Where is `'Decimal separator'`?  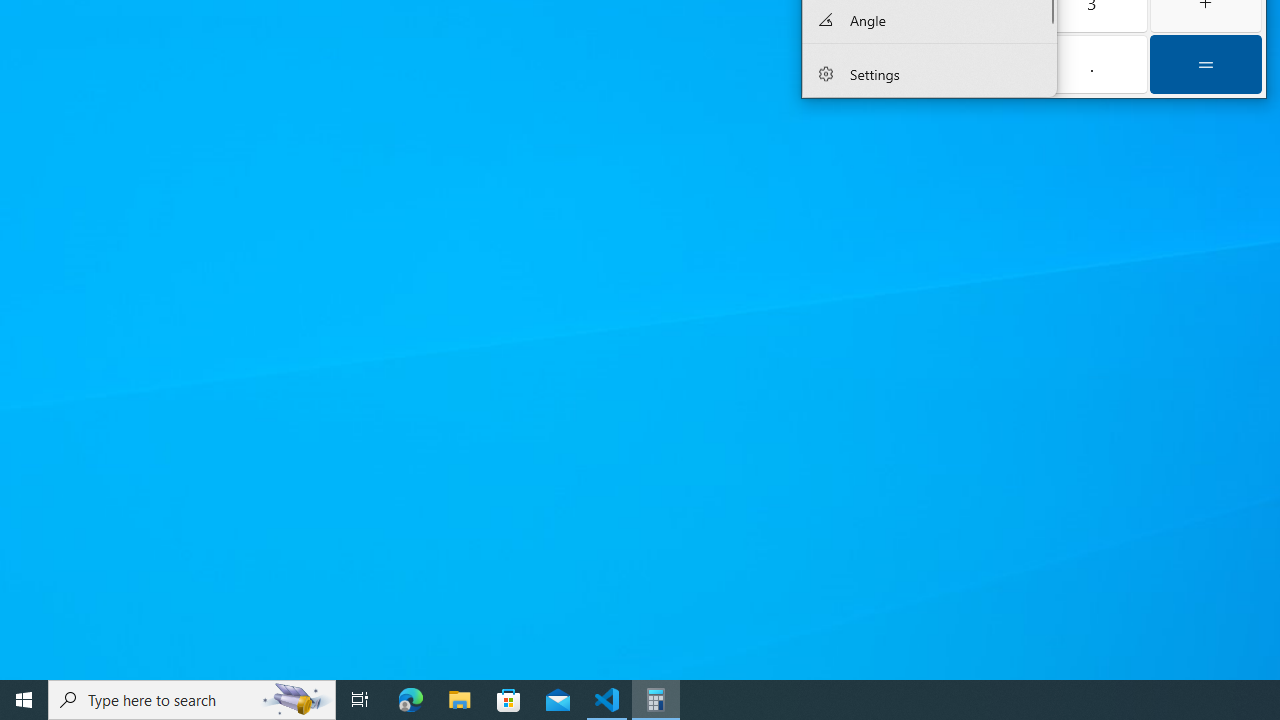
'Decimal separator' is located at coordinates (1090, 63).